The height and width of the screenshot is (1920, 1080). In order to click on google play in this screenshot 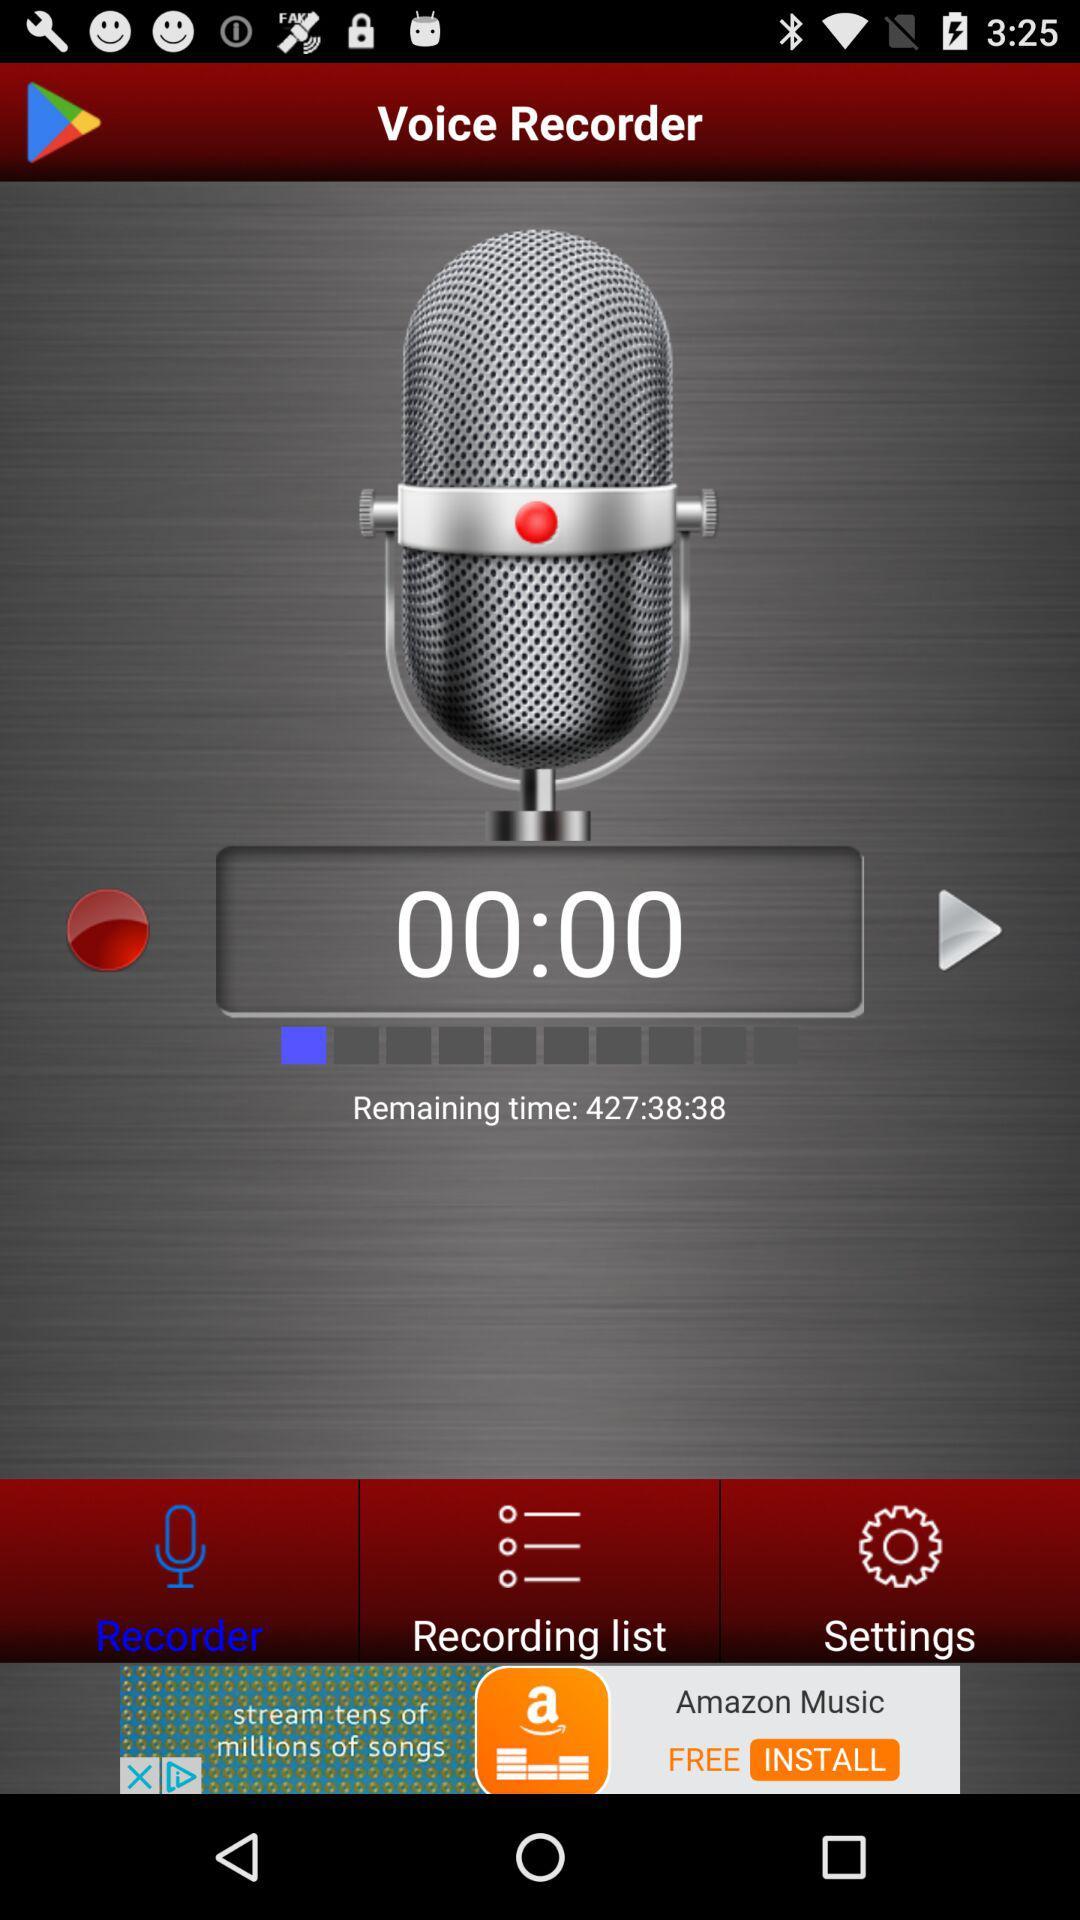, I will do `click(61, 121)`.